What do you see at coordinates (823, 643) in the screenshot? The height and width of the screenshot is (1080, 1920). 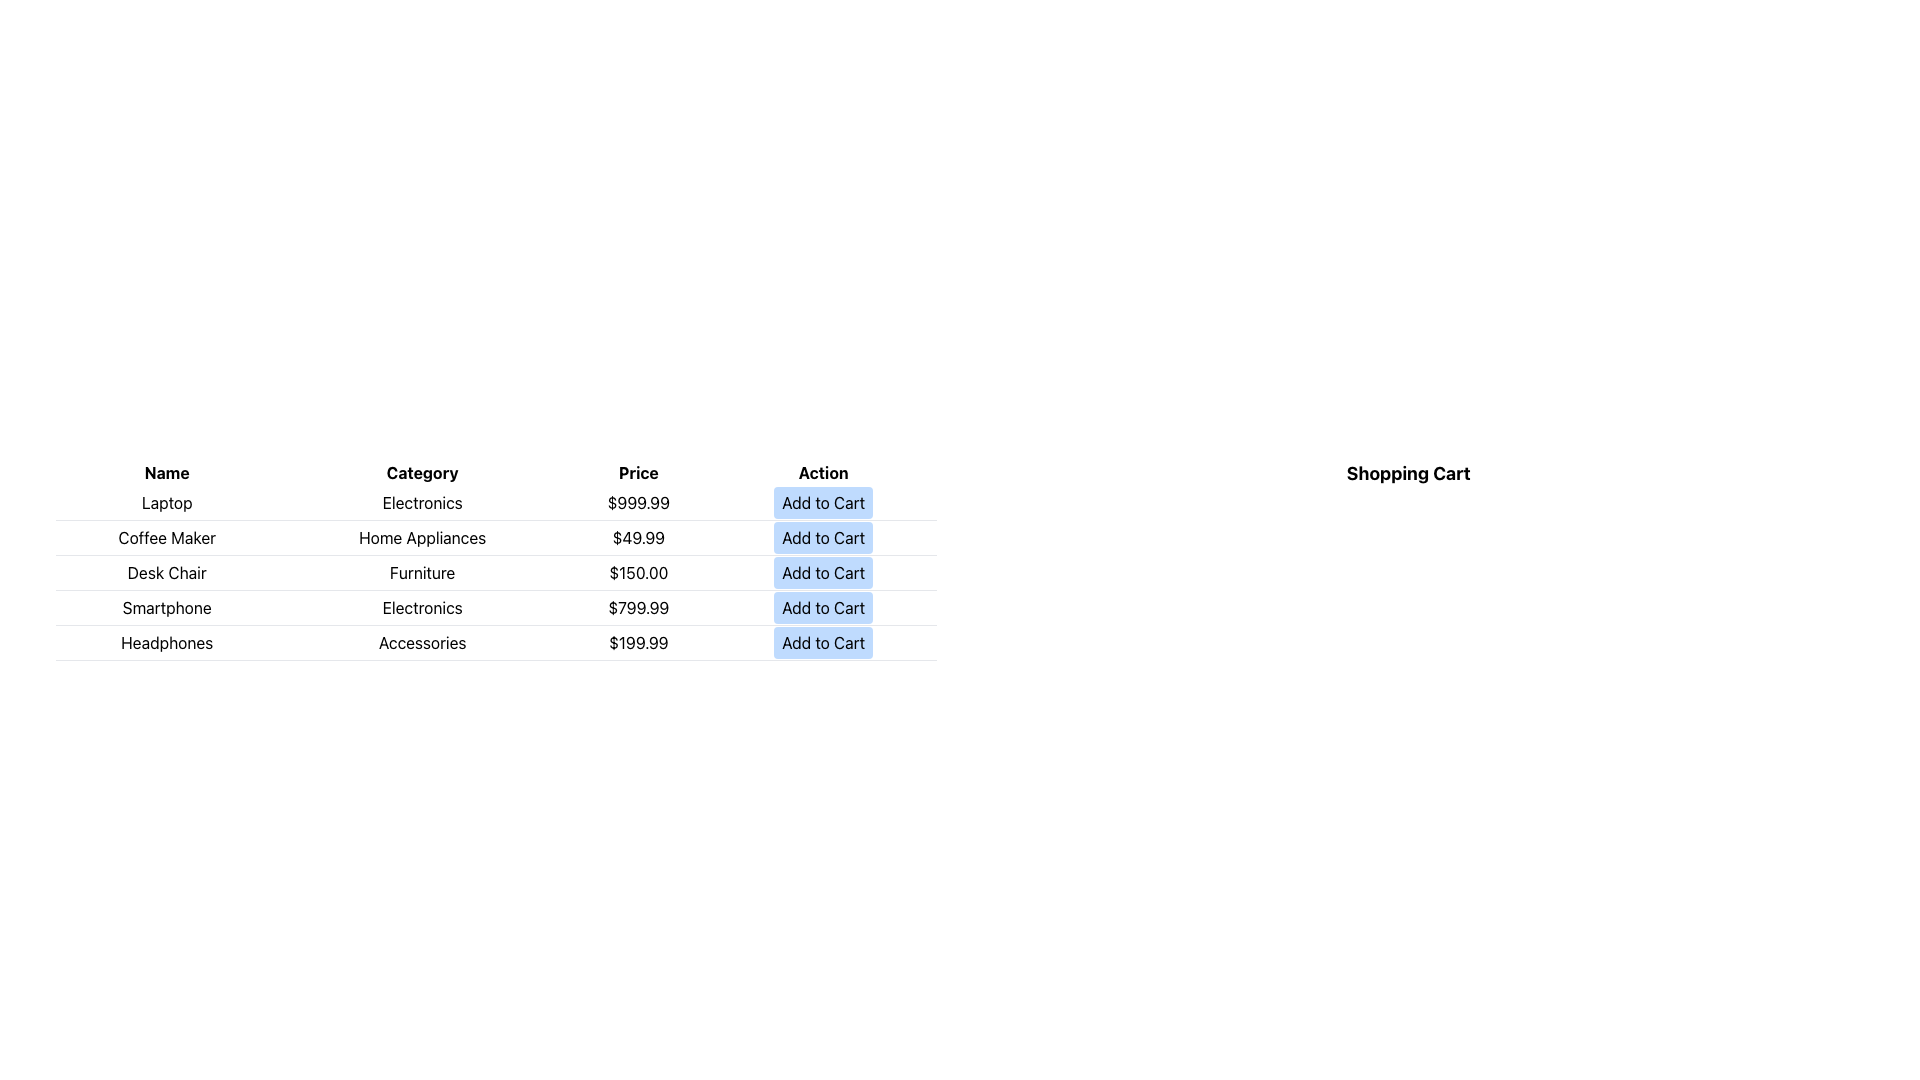 I see `the fifth button in the 'Action' column associated with 'Headphones'` at bounding box center [823, 643].